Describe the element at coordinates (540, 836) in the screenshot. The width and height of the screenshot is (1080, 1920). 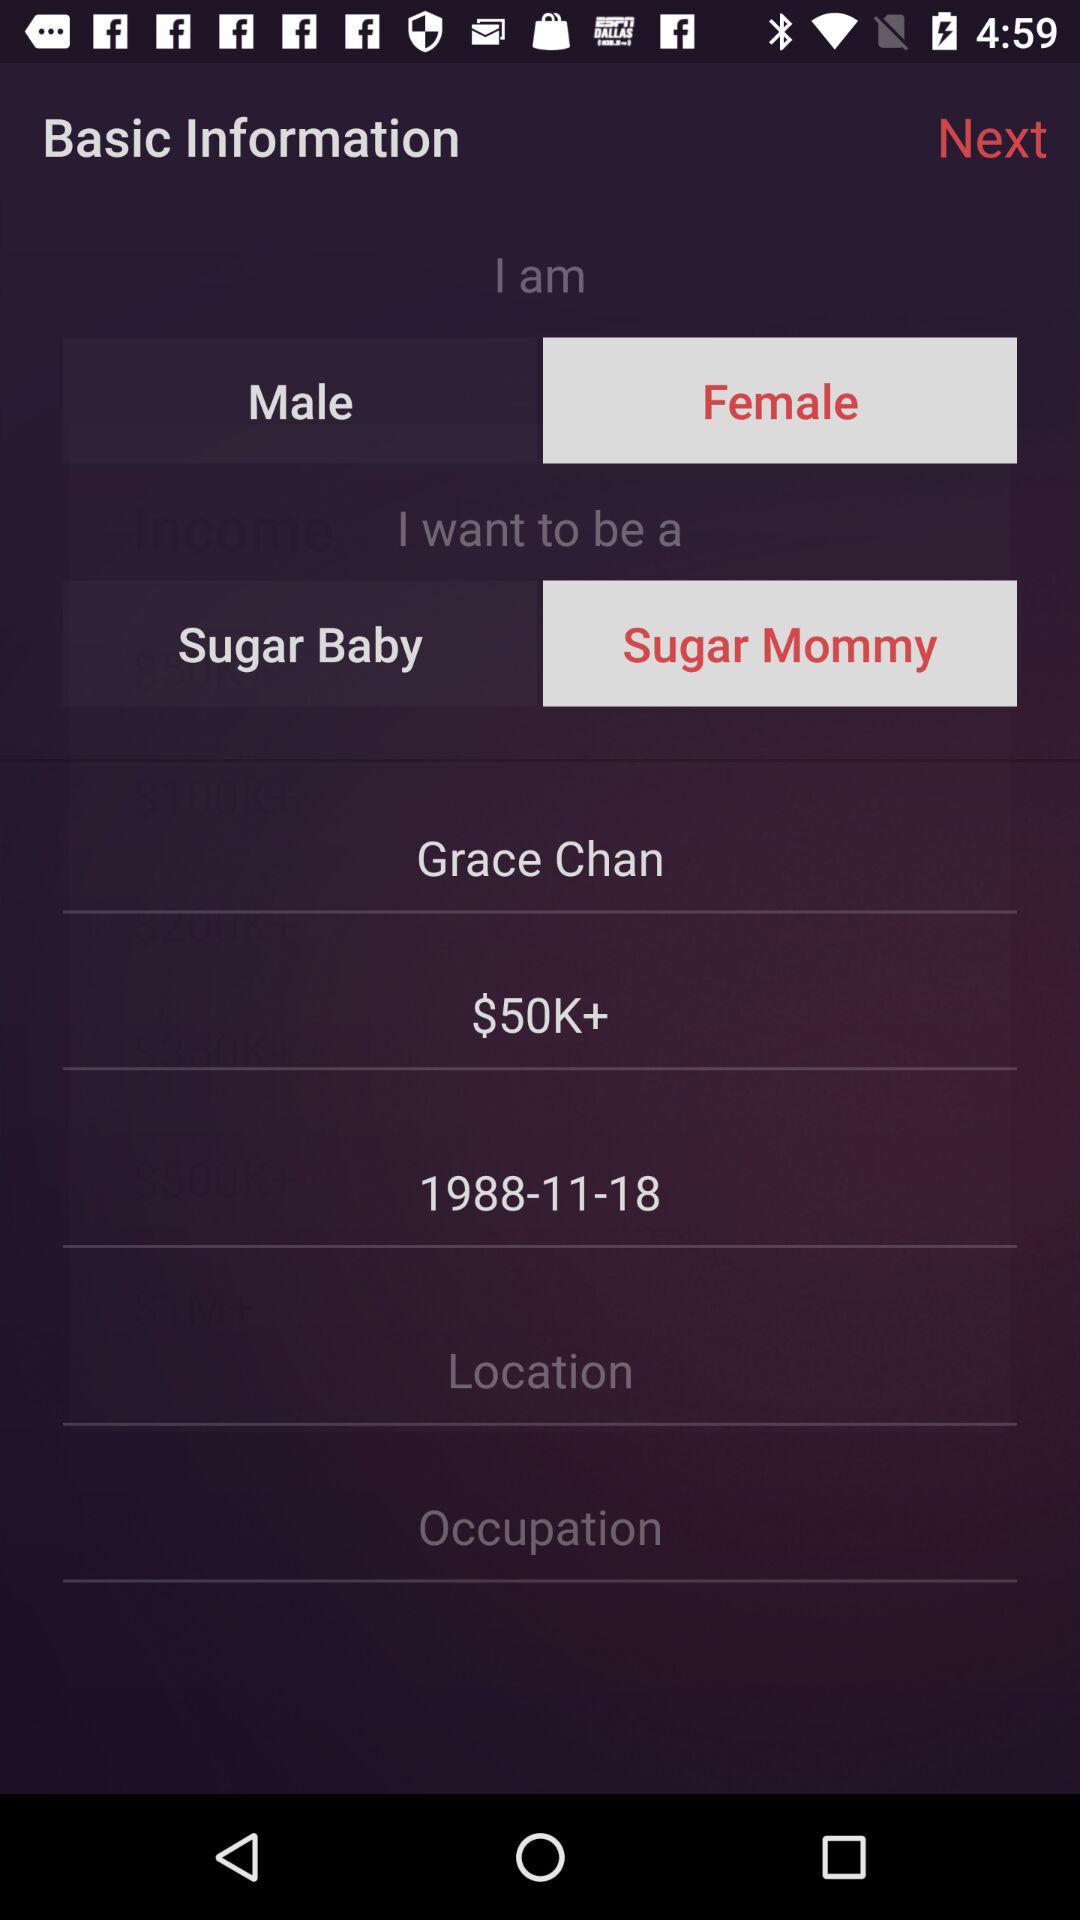
I see `the grace chan item` at that location.